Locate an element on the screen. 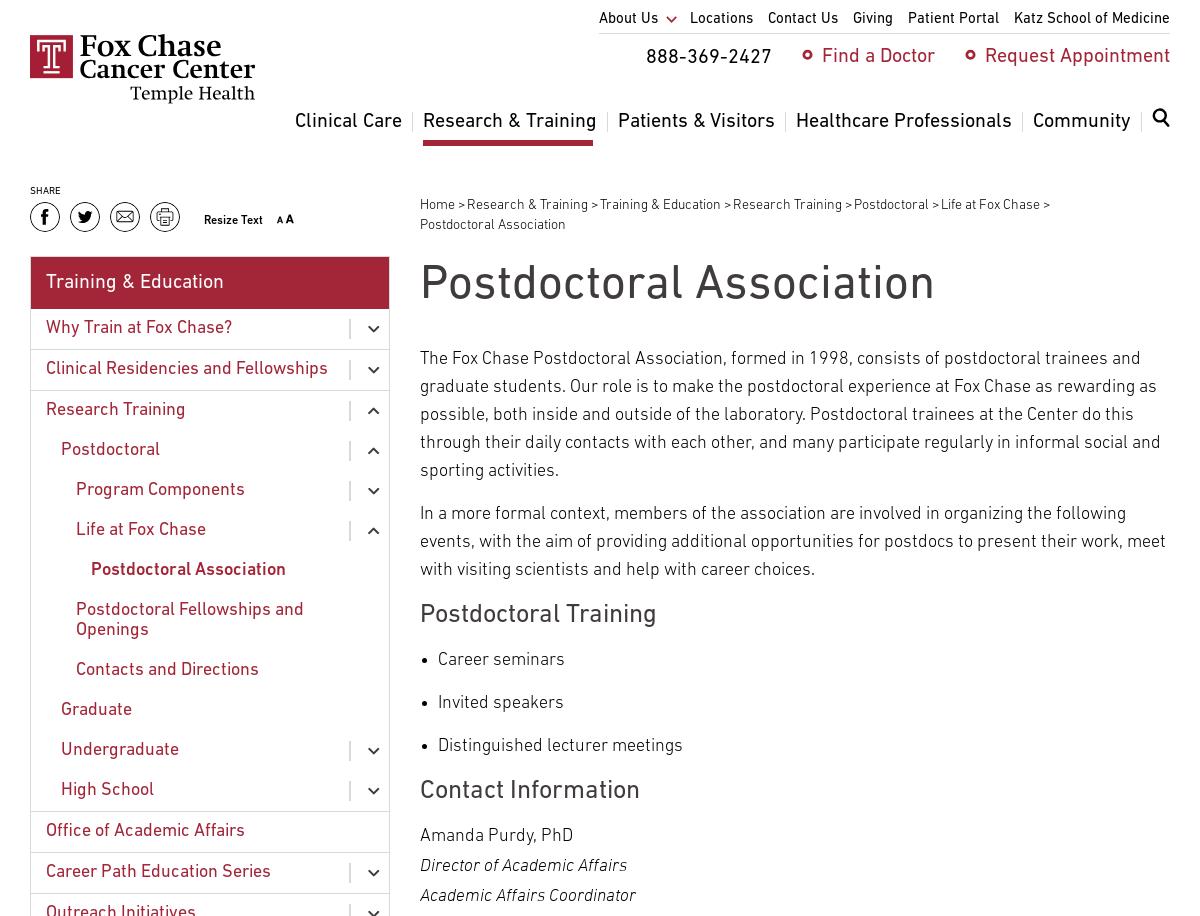 The width and height of the screenshot is (1200, 916). 'Clinical Residencies and Fellowships' is located at coordinates (185, 368).